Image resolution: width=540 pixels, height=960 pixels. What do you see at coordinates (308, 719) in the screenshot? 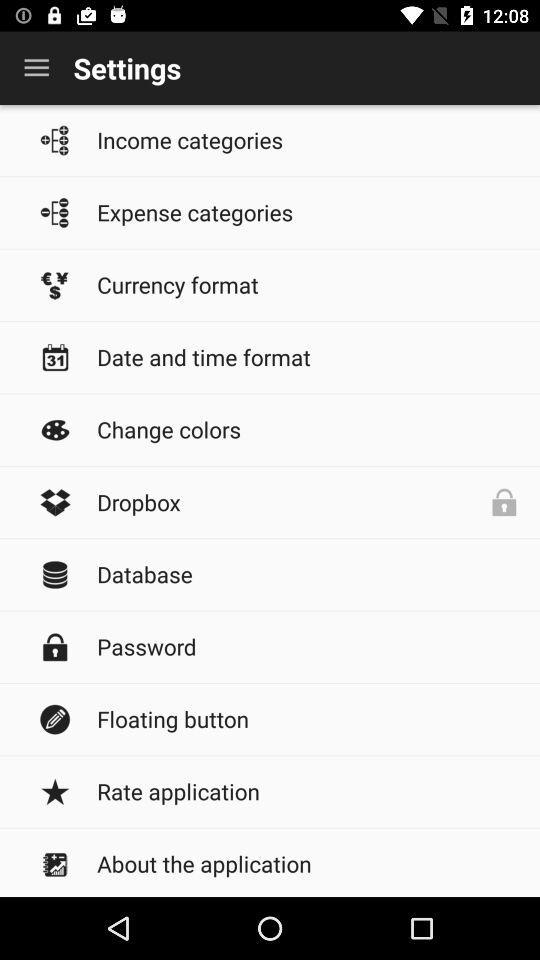
I see `the icon above the rate application icon` at bounding box center [308, 719].